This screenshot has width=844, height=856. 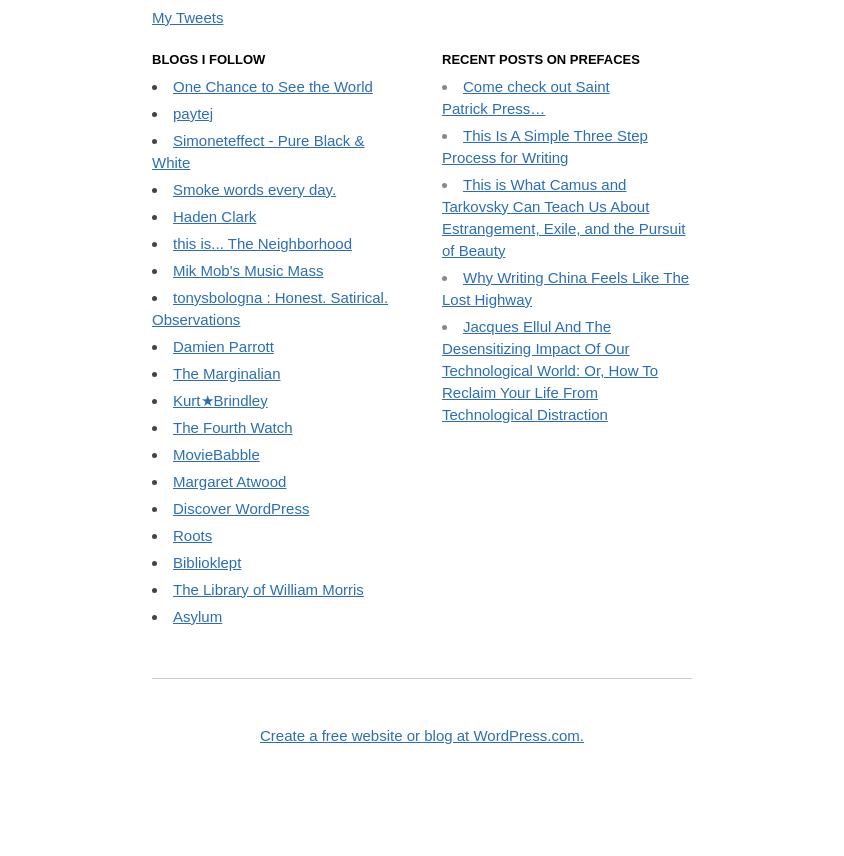 What do you see at coordinates (268, 470) in the screenshot?
I see `'tonysbologna : Honest. Satirical. Observations'` at bounding box center [268, 470].